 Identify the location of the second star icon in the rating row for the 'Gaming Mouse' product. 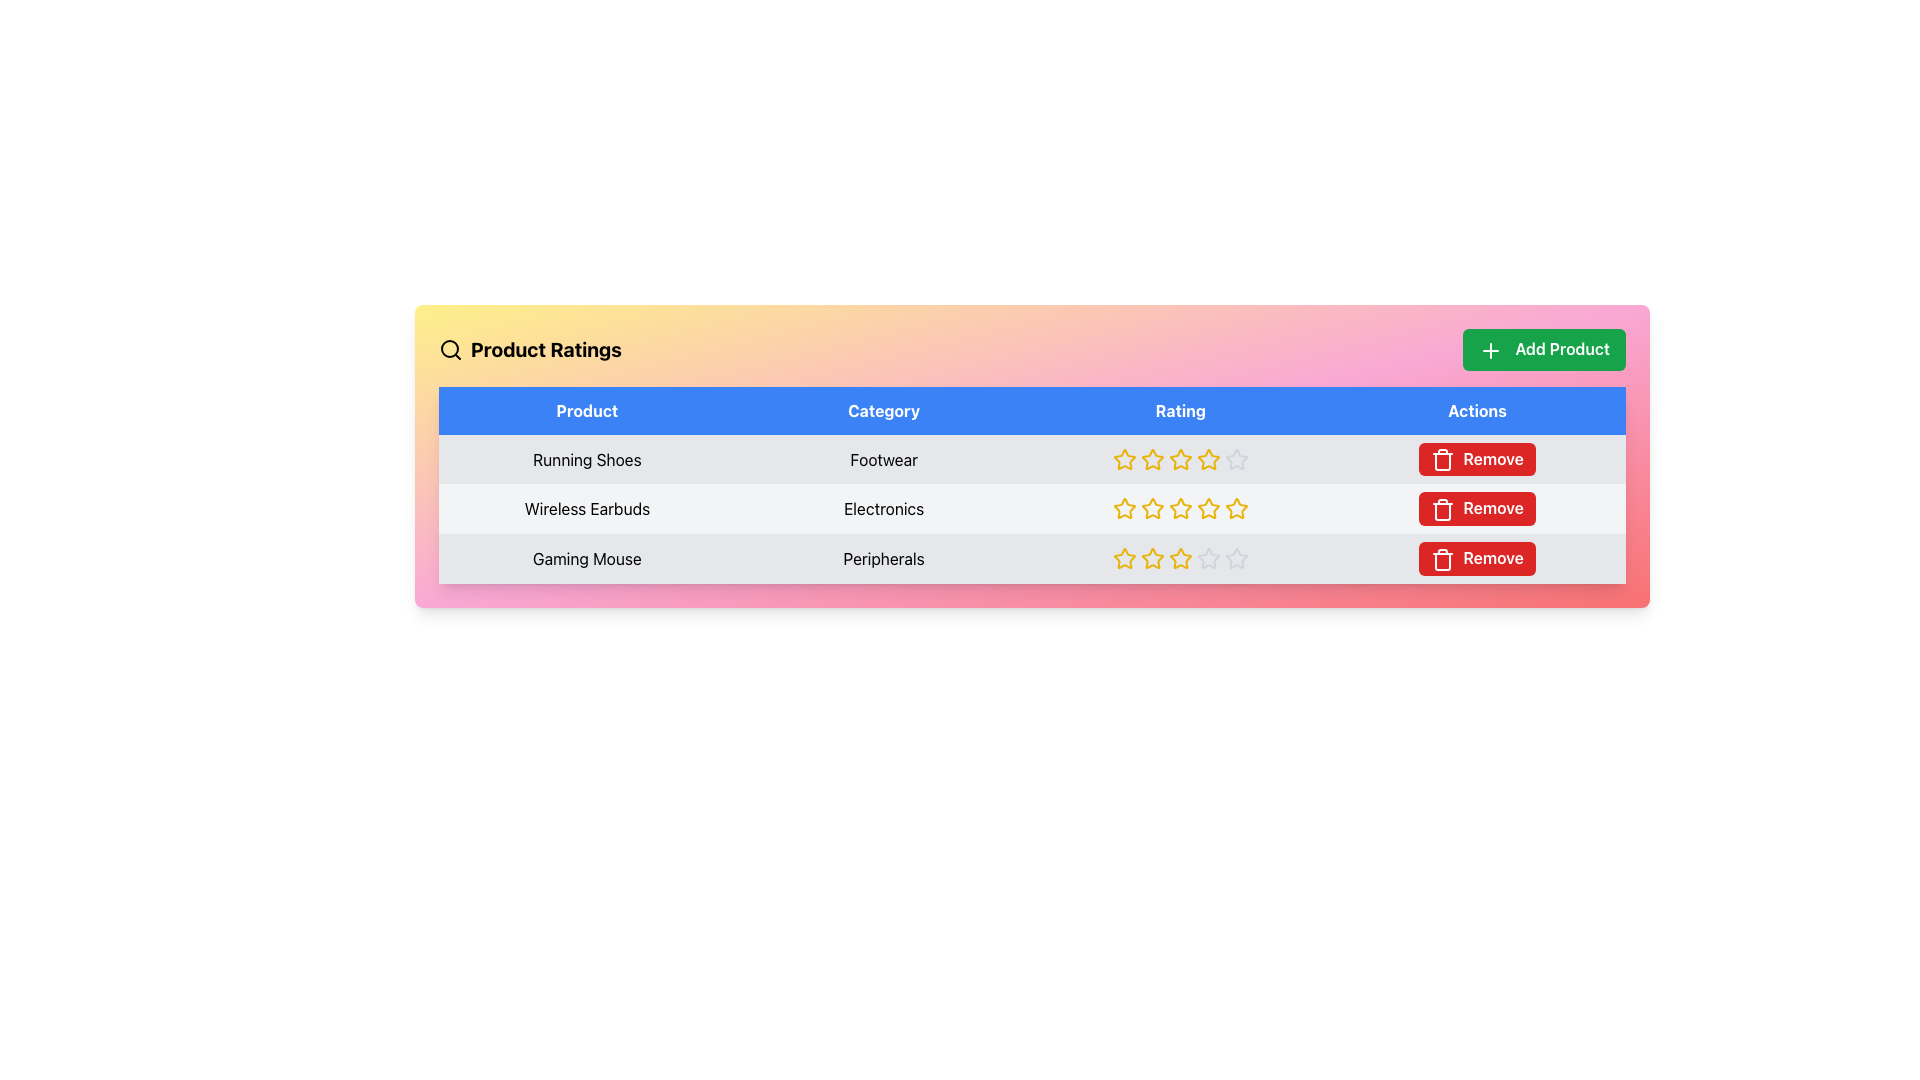
(1124, 559).